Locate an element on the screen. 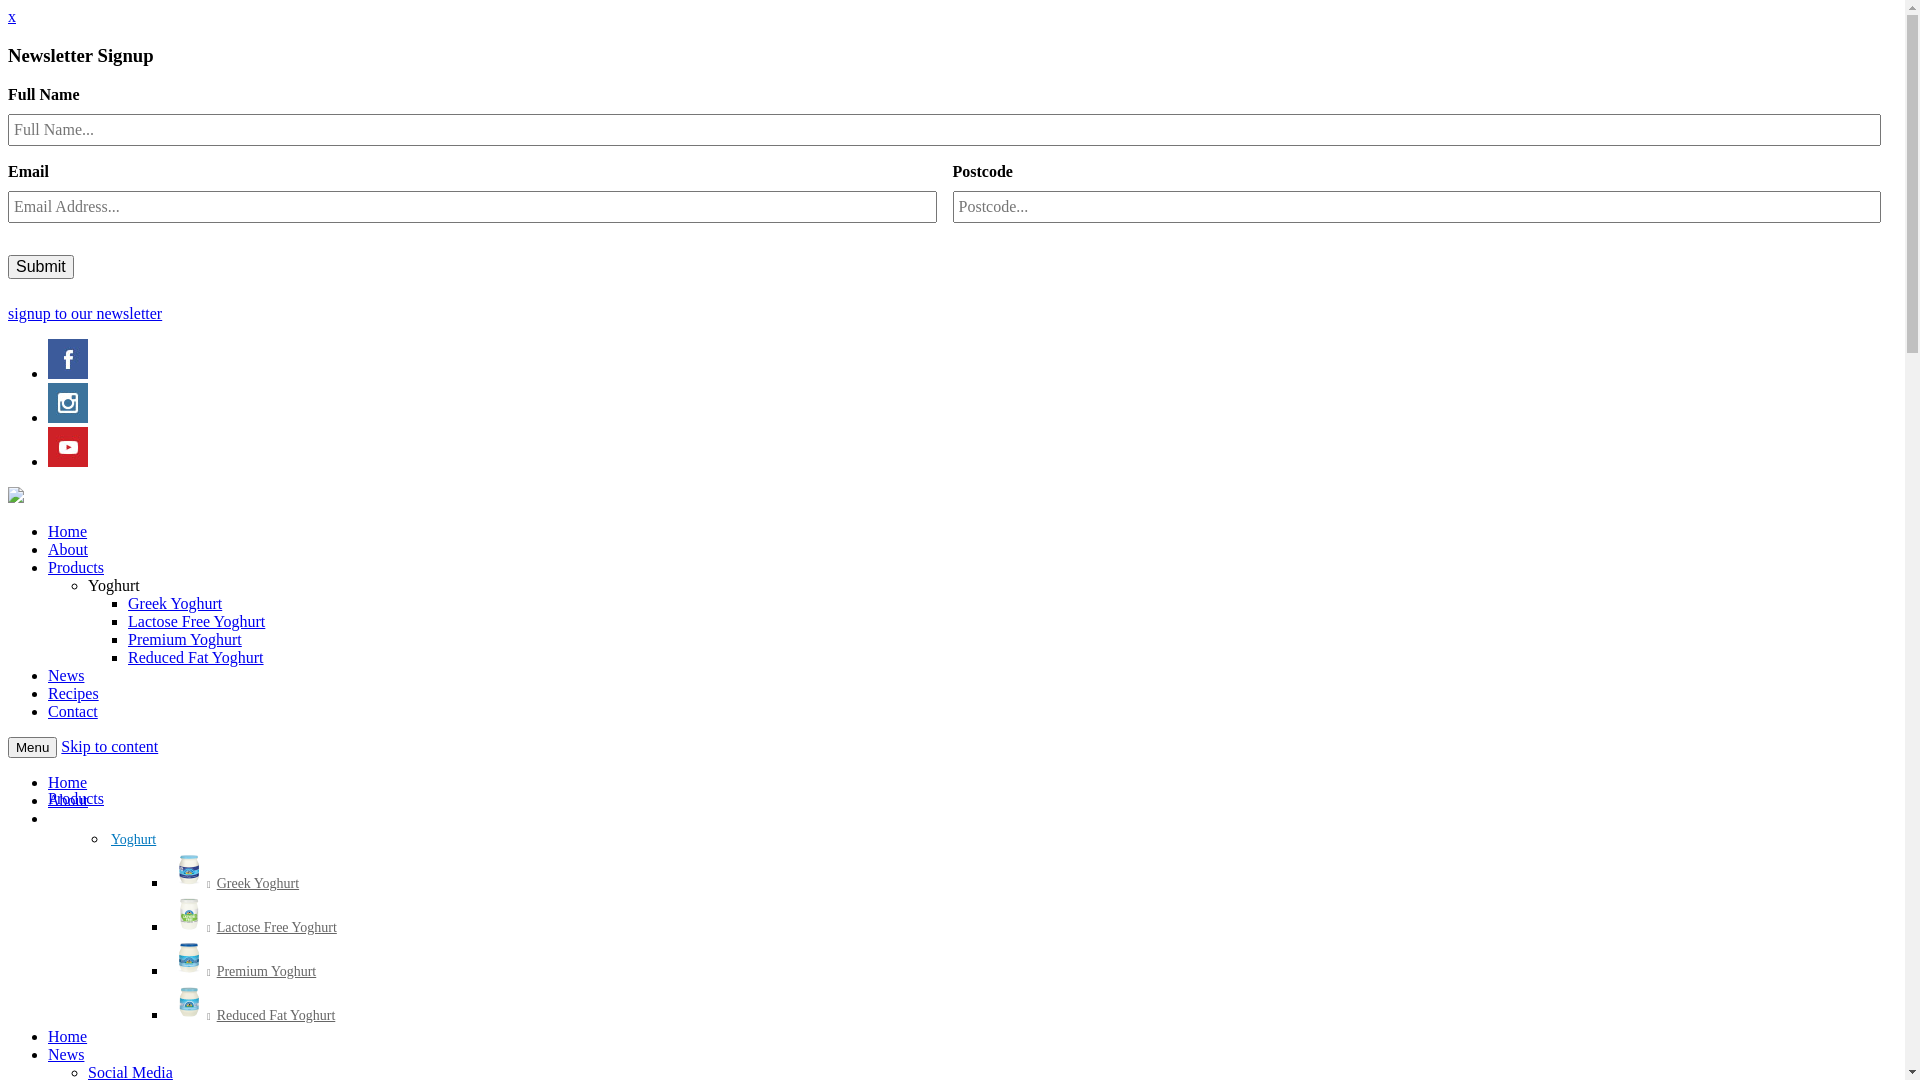 The width and height of the screenshot is (1920, 1080). 'Home' is located at coordinates (67, 1035).